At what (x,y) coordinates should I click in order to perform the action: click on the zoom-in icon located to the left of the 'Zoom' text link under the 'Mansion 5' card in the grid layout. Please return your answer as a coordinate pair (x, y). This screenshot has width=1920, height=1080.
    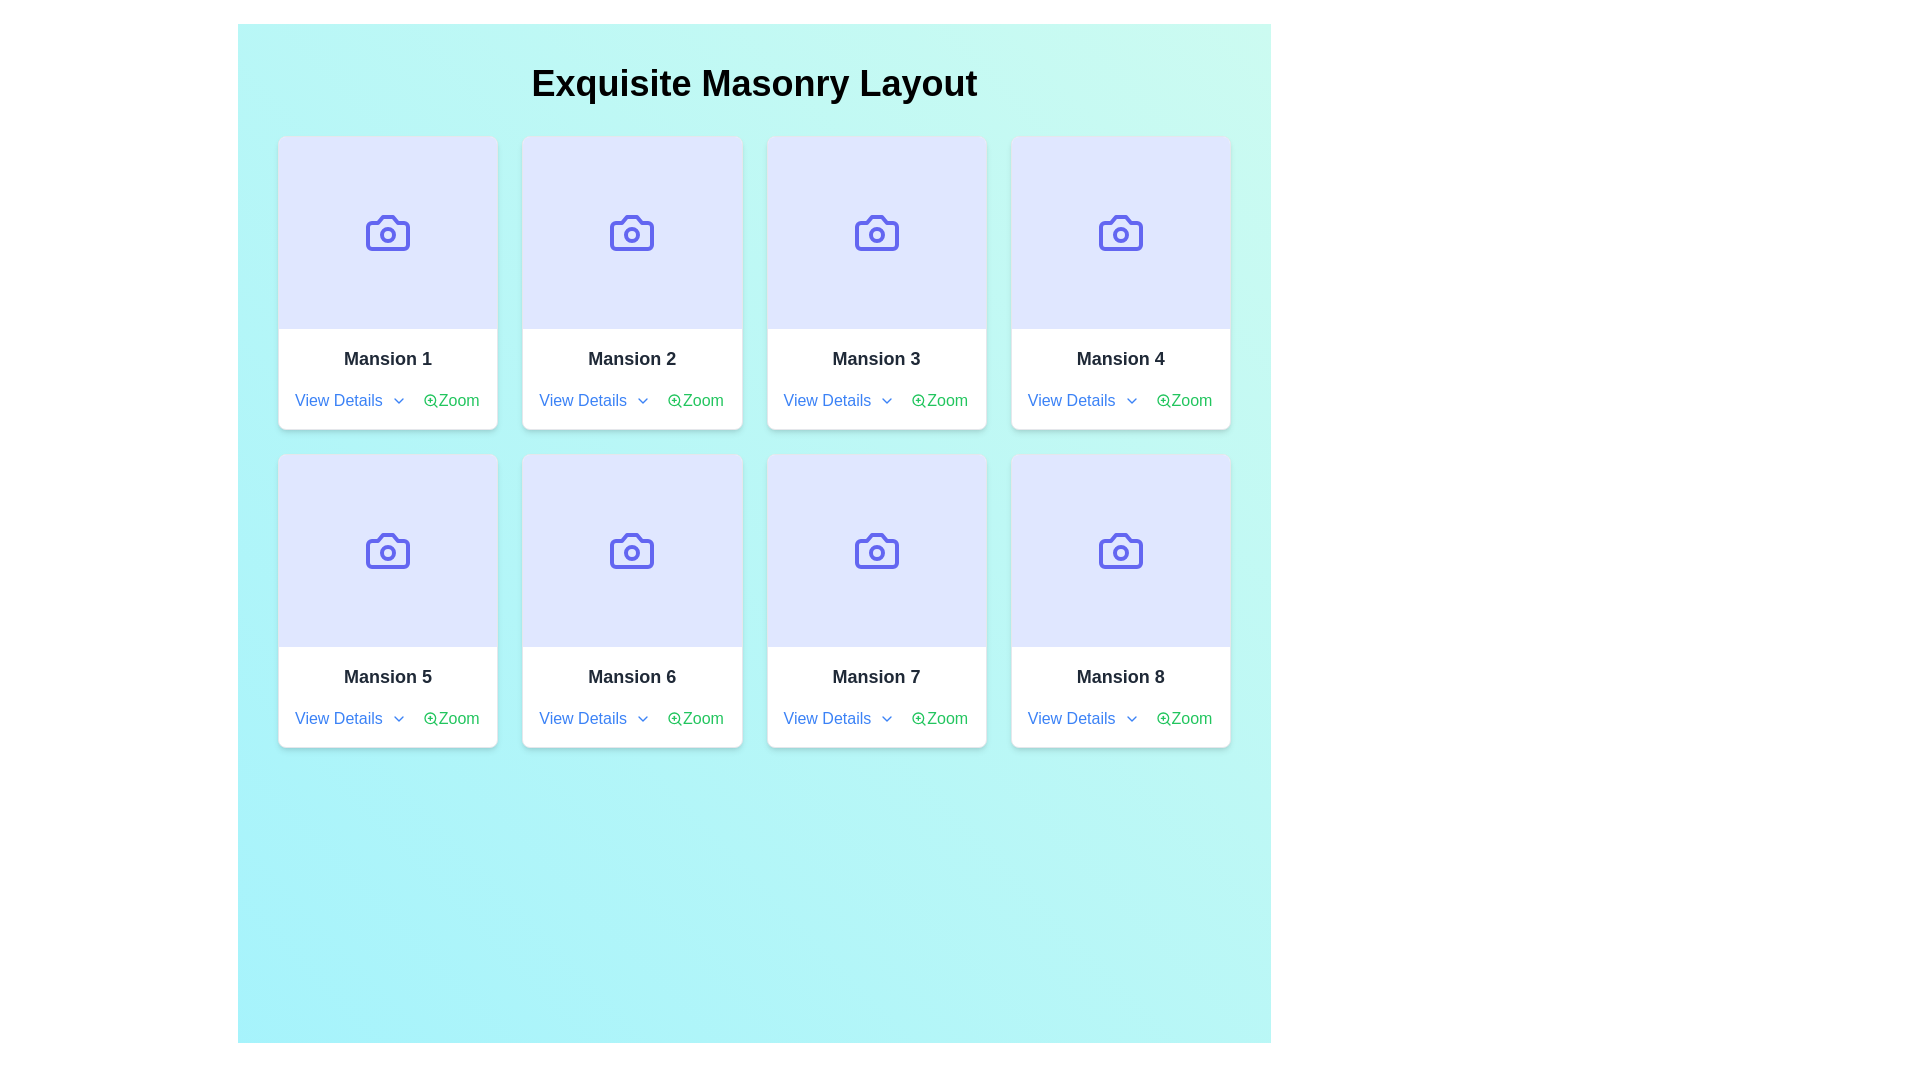
    Looking at the image, I should click on (429, 717).